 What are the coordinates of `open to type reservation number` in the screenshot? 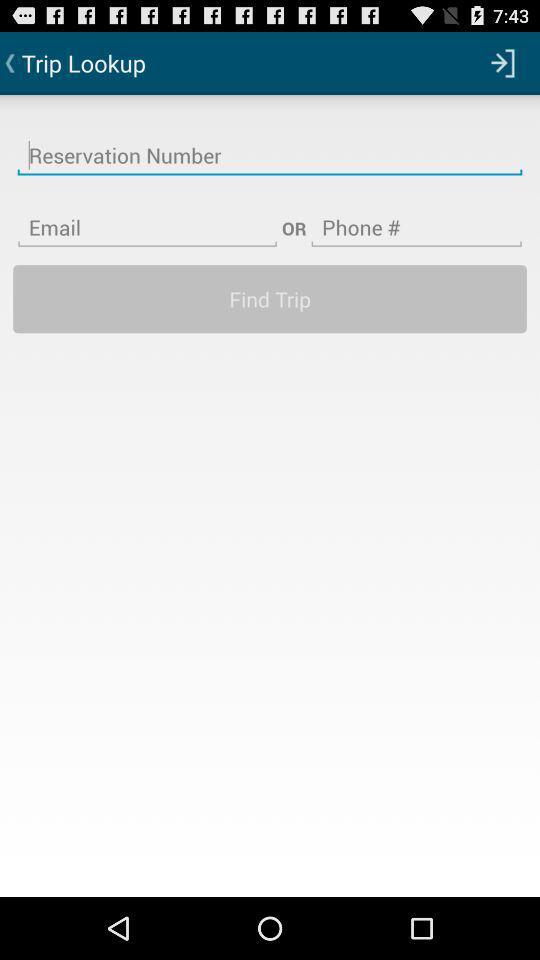 It's located at (270, 142).